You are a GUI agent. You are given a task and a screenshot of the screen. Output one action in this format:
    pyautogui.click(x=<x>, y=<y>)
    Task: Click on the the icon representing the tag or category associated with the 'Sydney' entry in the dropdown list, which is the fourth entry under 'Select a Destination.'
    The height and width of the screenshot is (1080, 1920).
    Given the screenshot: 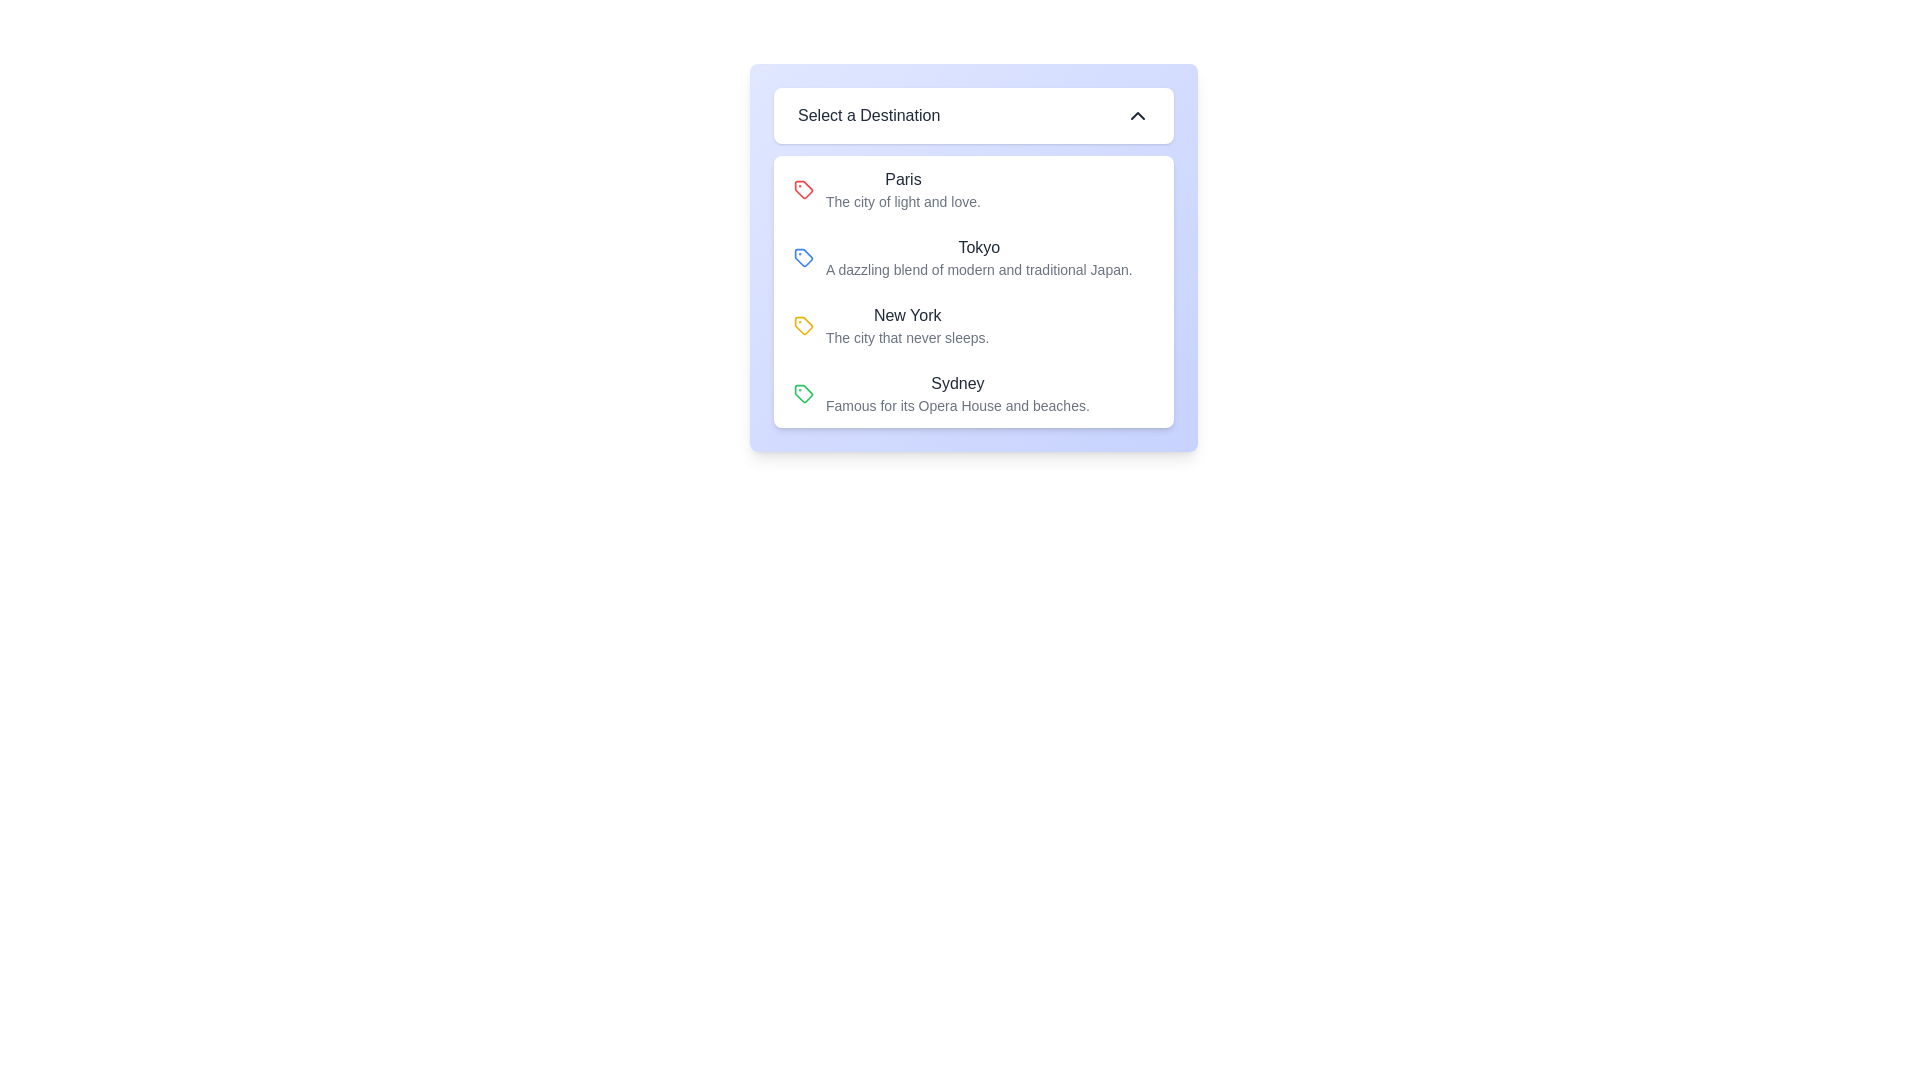 What is the action you would take?
    pyautogui.click(x=804, y=393)
    